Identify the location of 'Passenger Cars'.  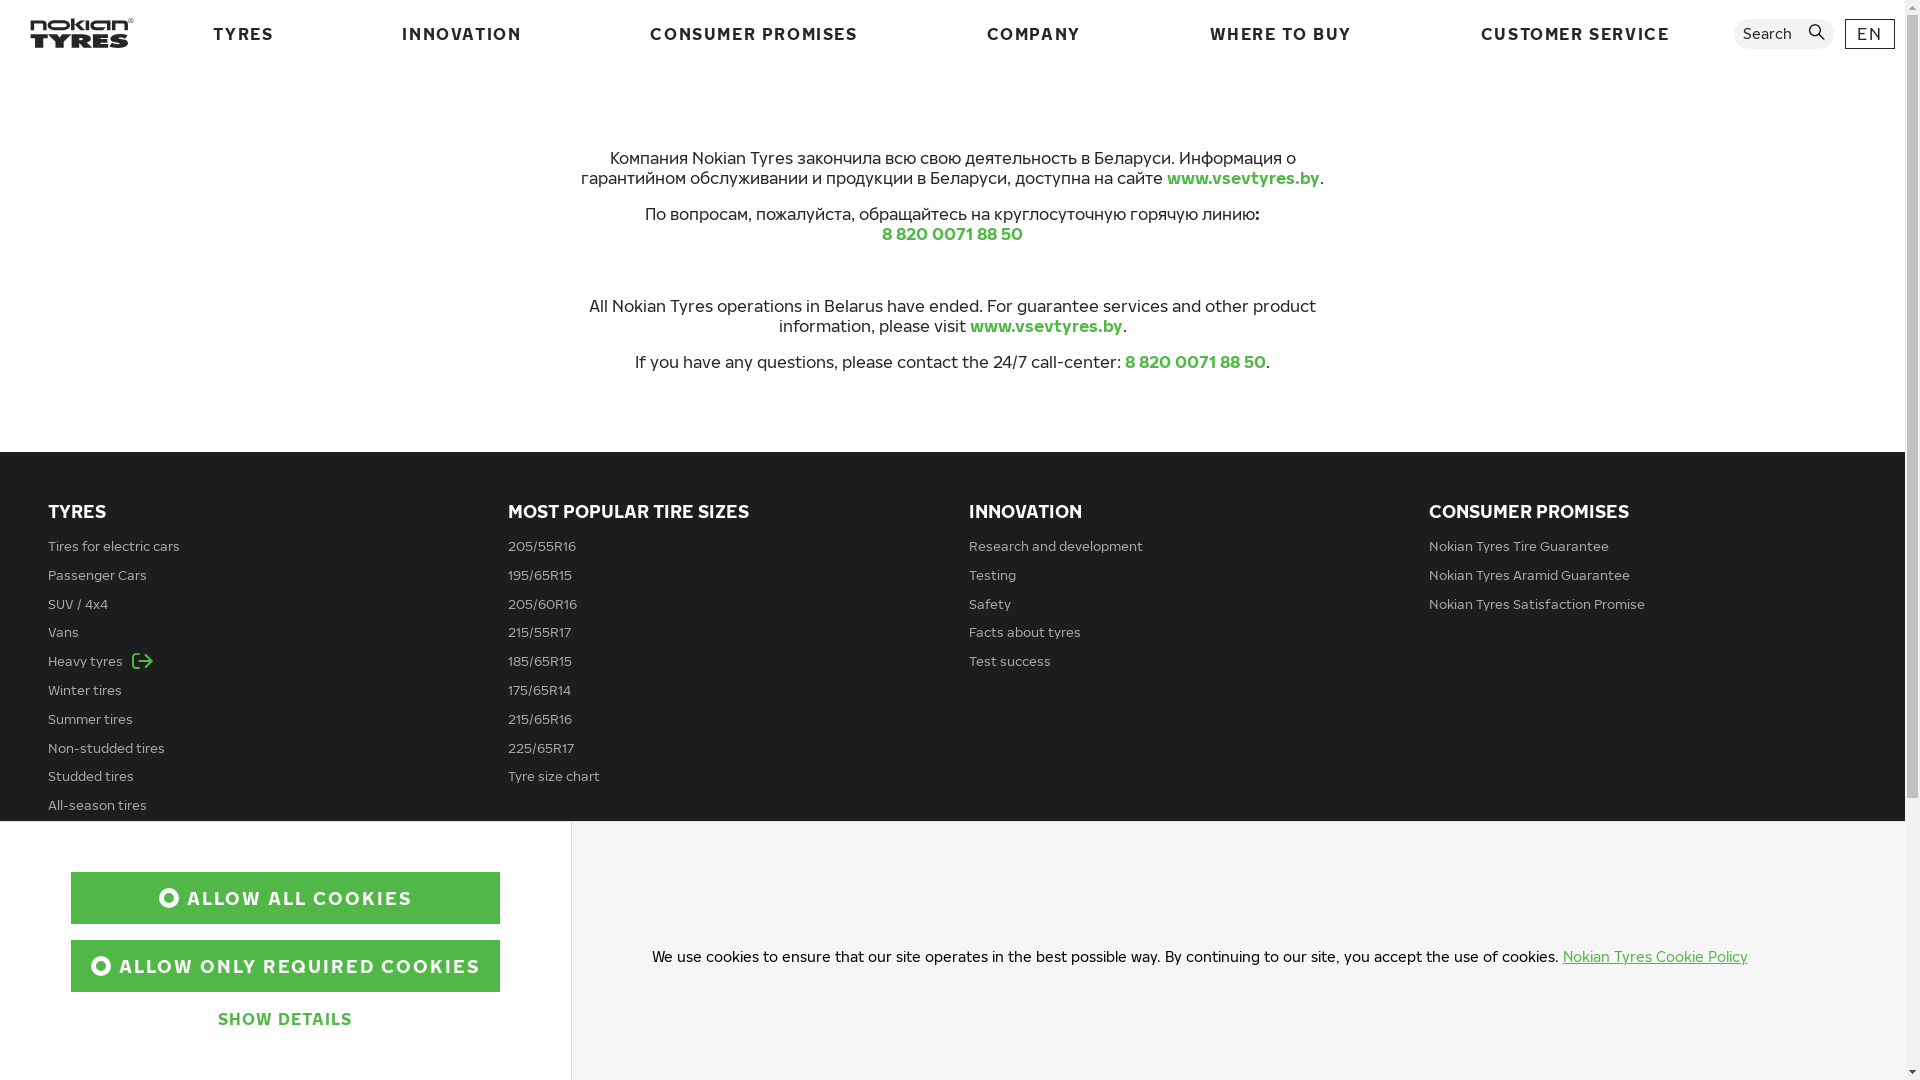
(48, 574).